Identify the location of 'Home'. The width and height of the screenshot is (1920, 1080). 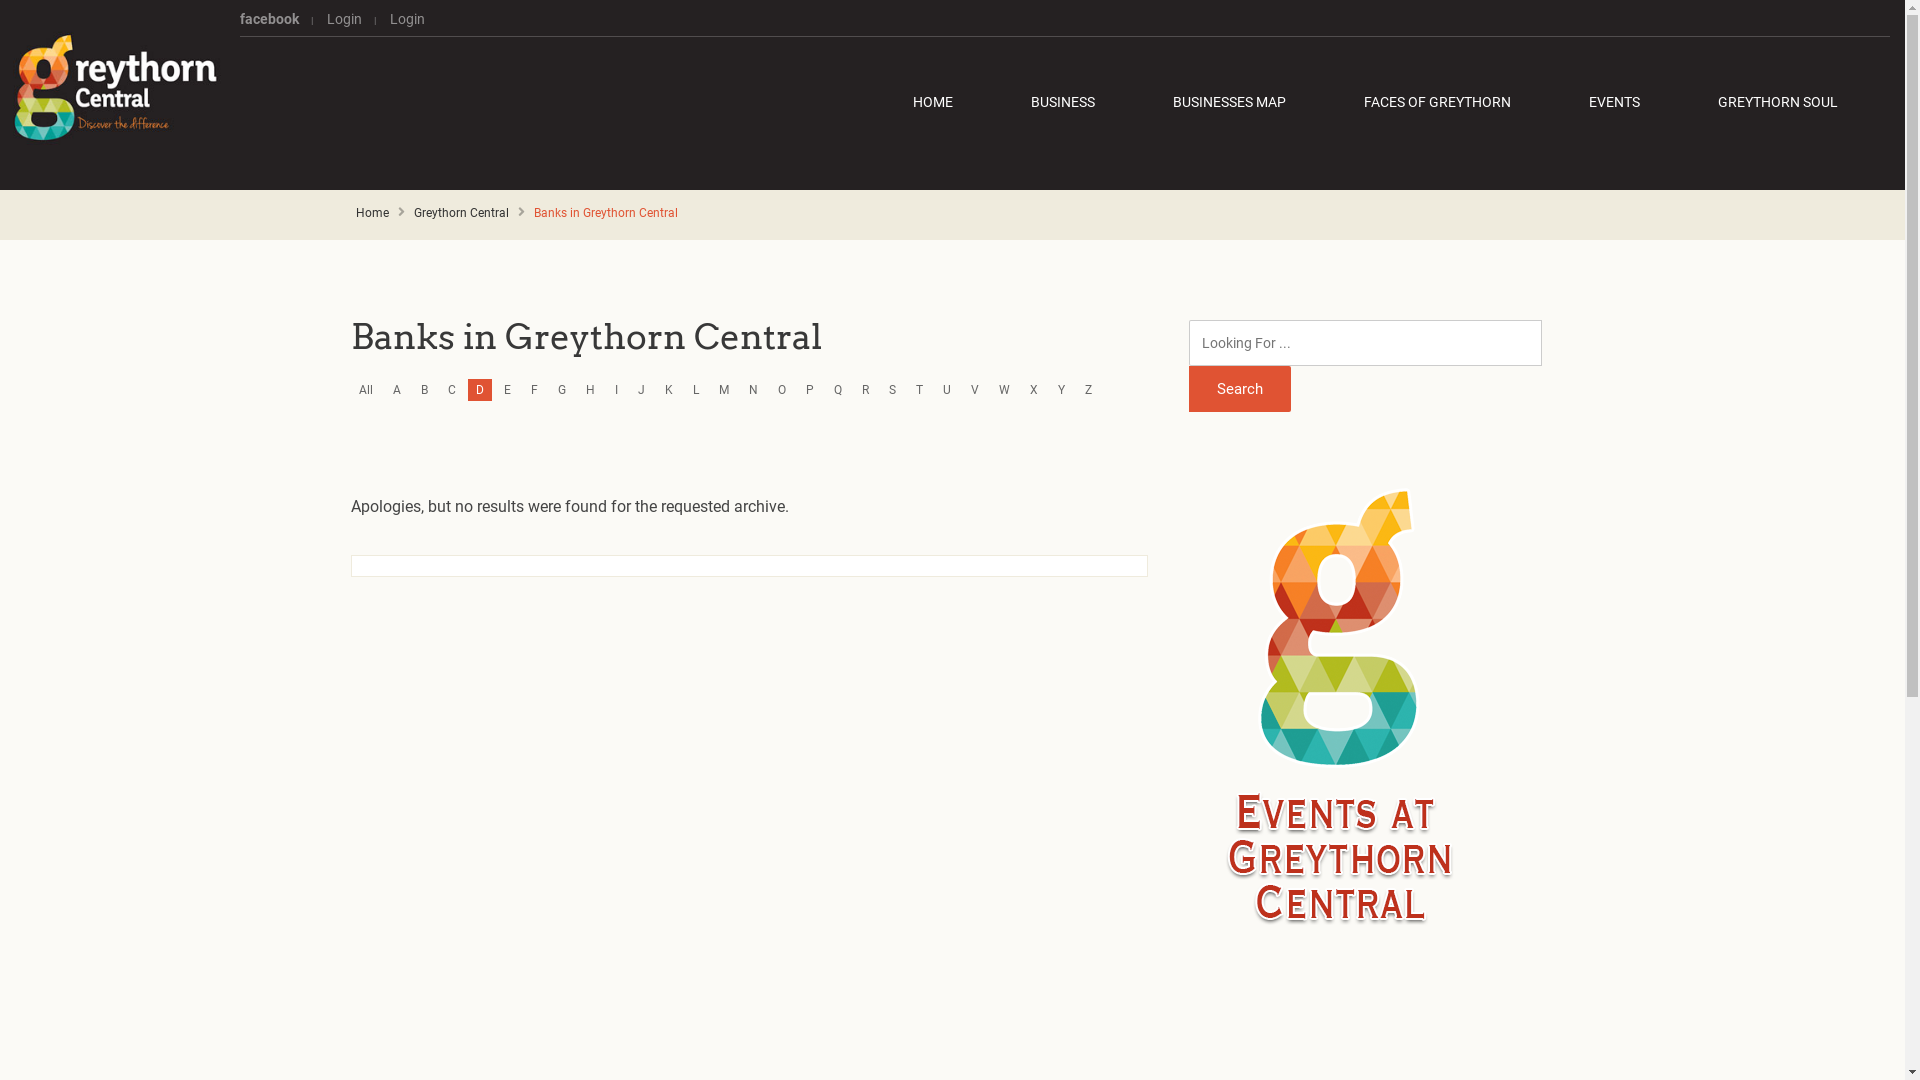
(372, 212).